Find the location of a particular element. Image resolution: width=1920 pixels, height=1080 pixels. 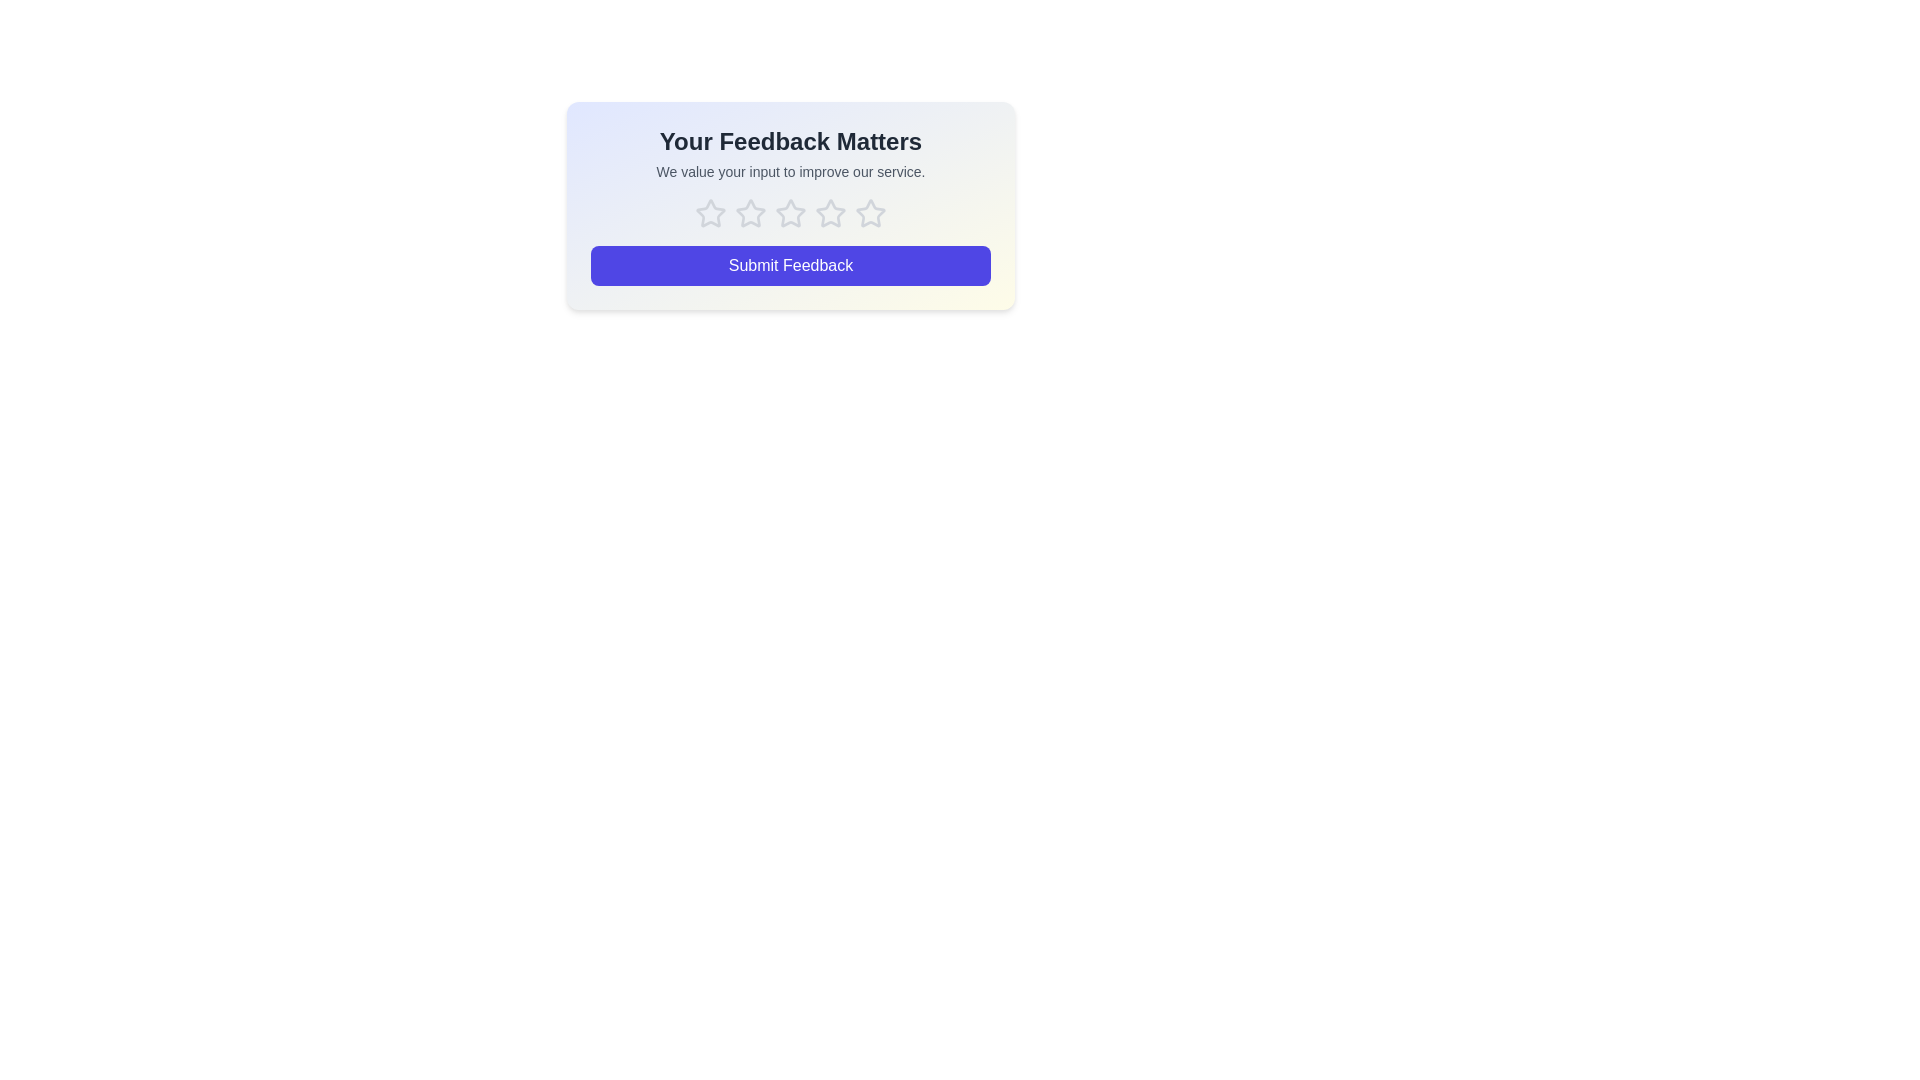

the submission button located at the bottom of the feedback form is located at coordinates (790, 265).